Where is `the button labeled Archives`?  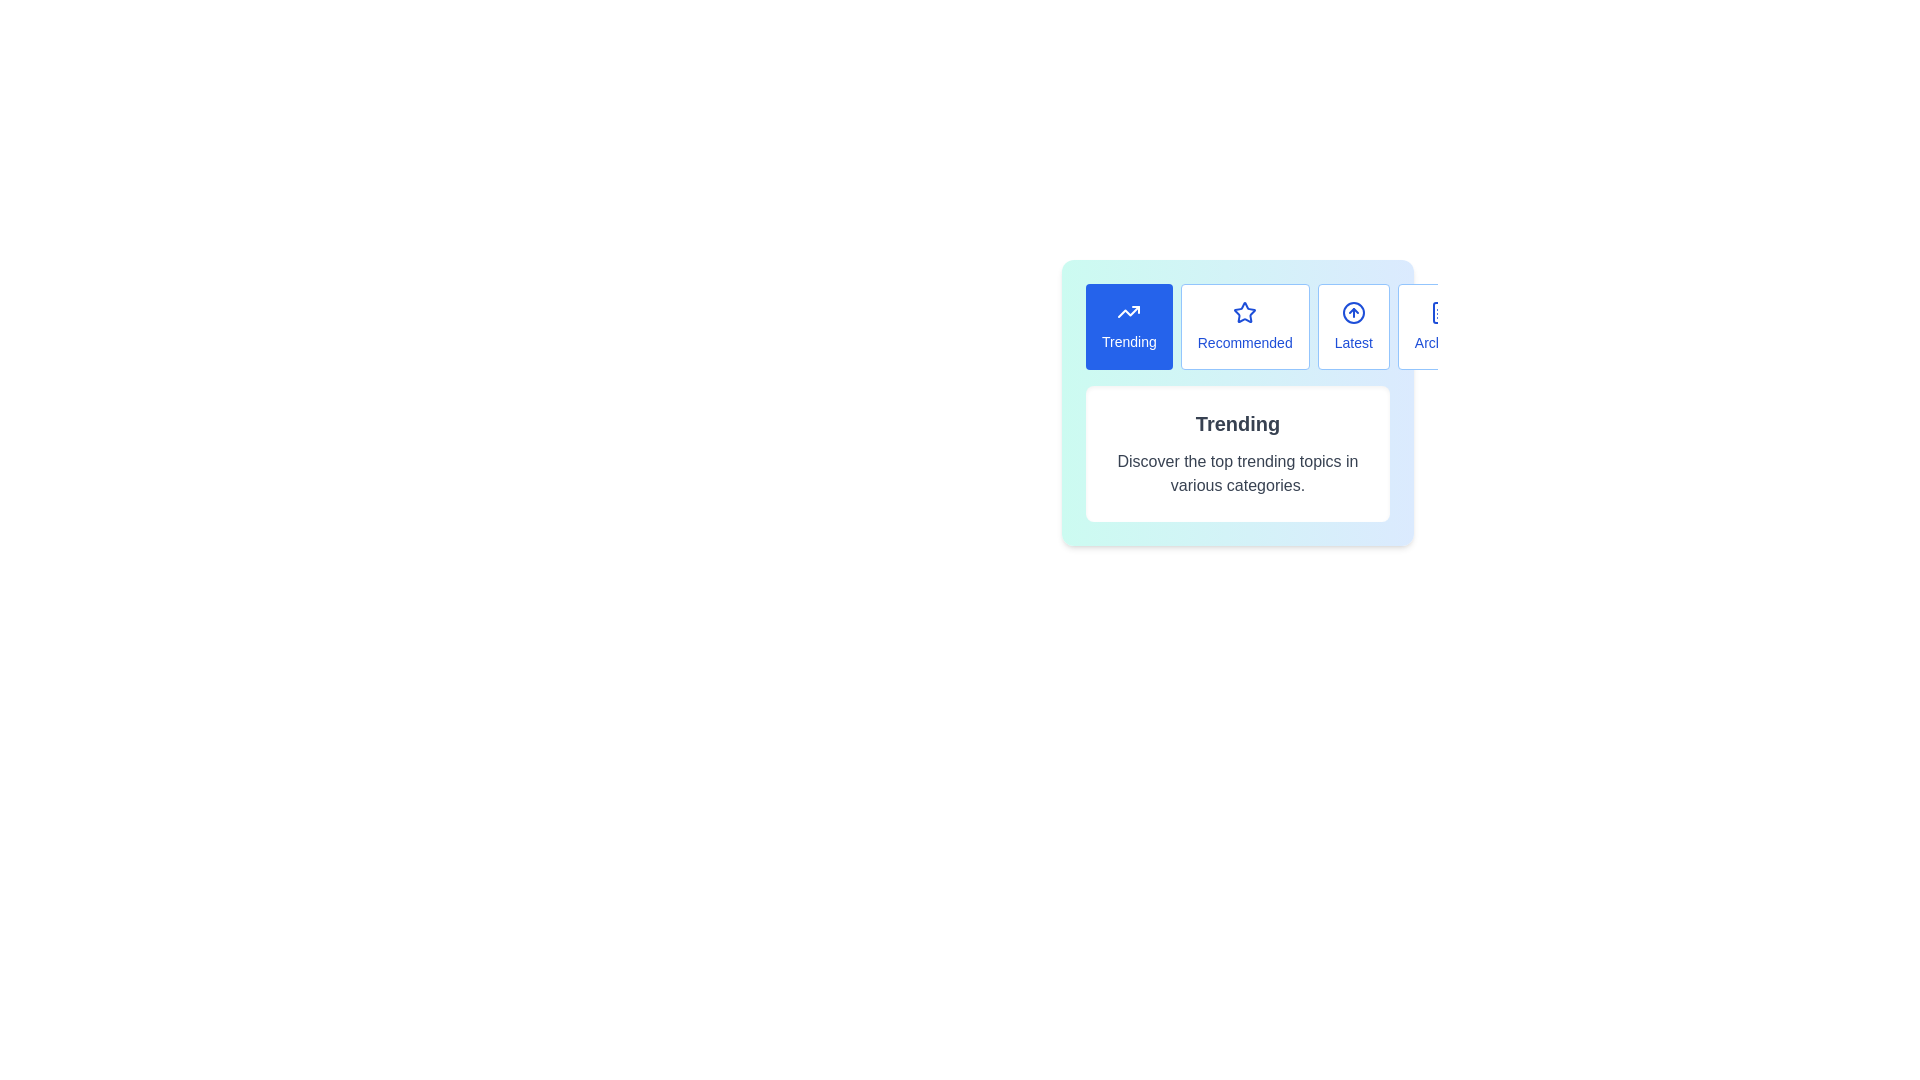
the button labeled Archives is located at coordinates (1441, 326).